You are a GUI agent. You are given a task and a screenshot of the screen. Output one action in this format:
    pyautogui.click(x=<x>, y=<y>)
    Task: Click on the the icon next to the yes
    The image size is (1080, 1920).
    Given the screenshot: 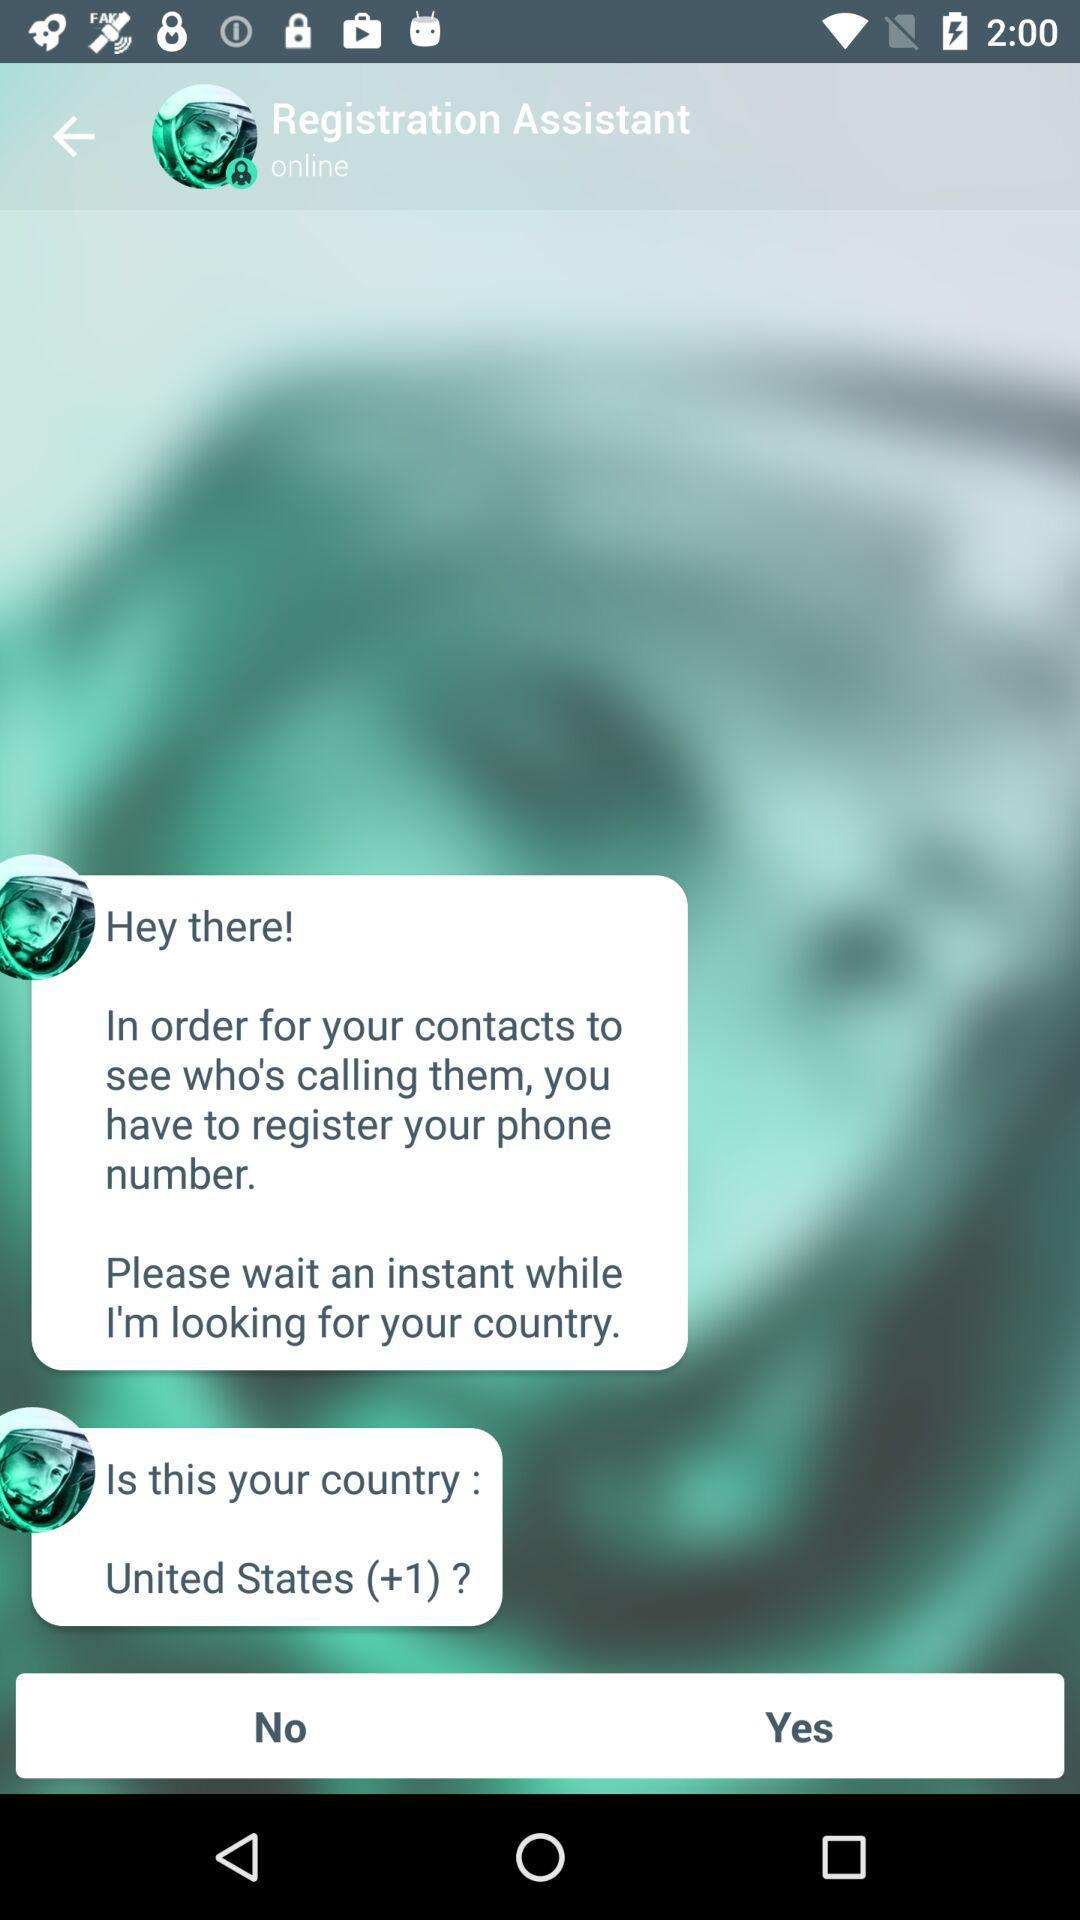 What is the action you would take?
    pyautogui.click(x=280, y=1724)
    